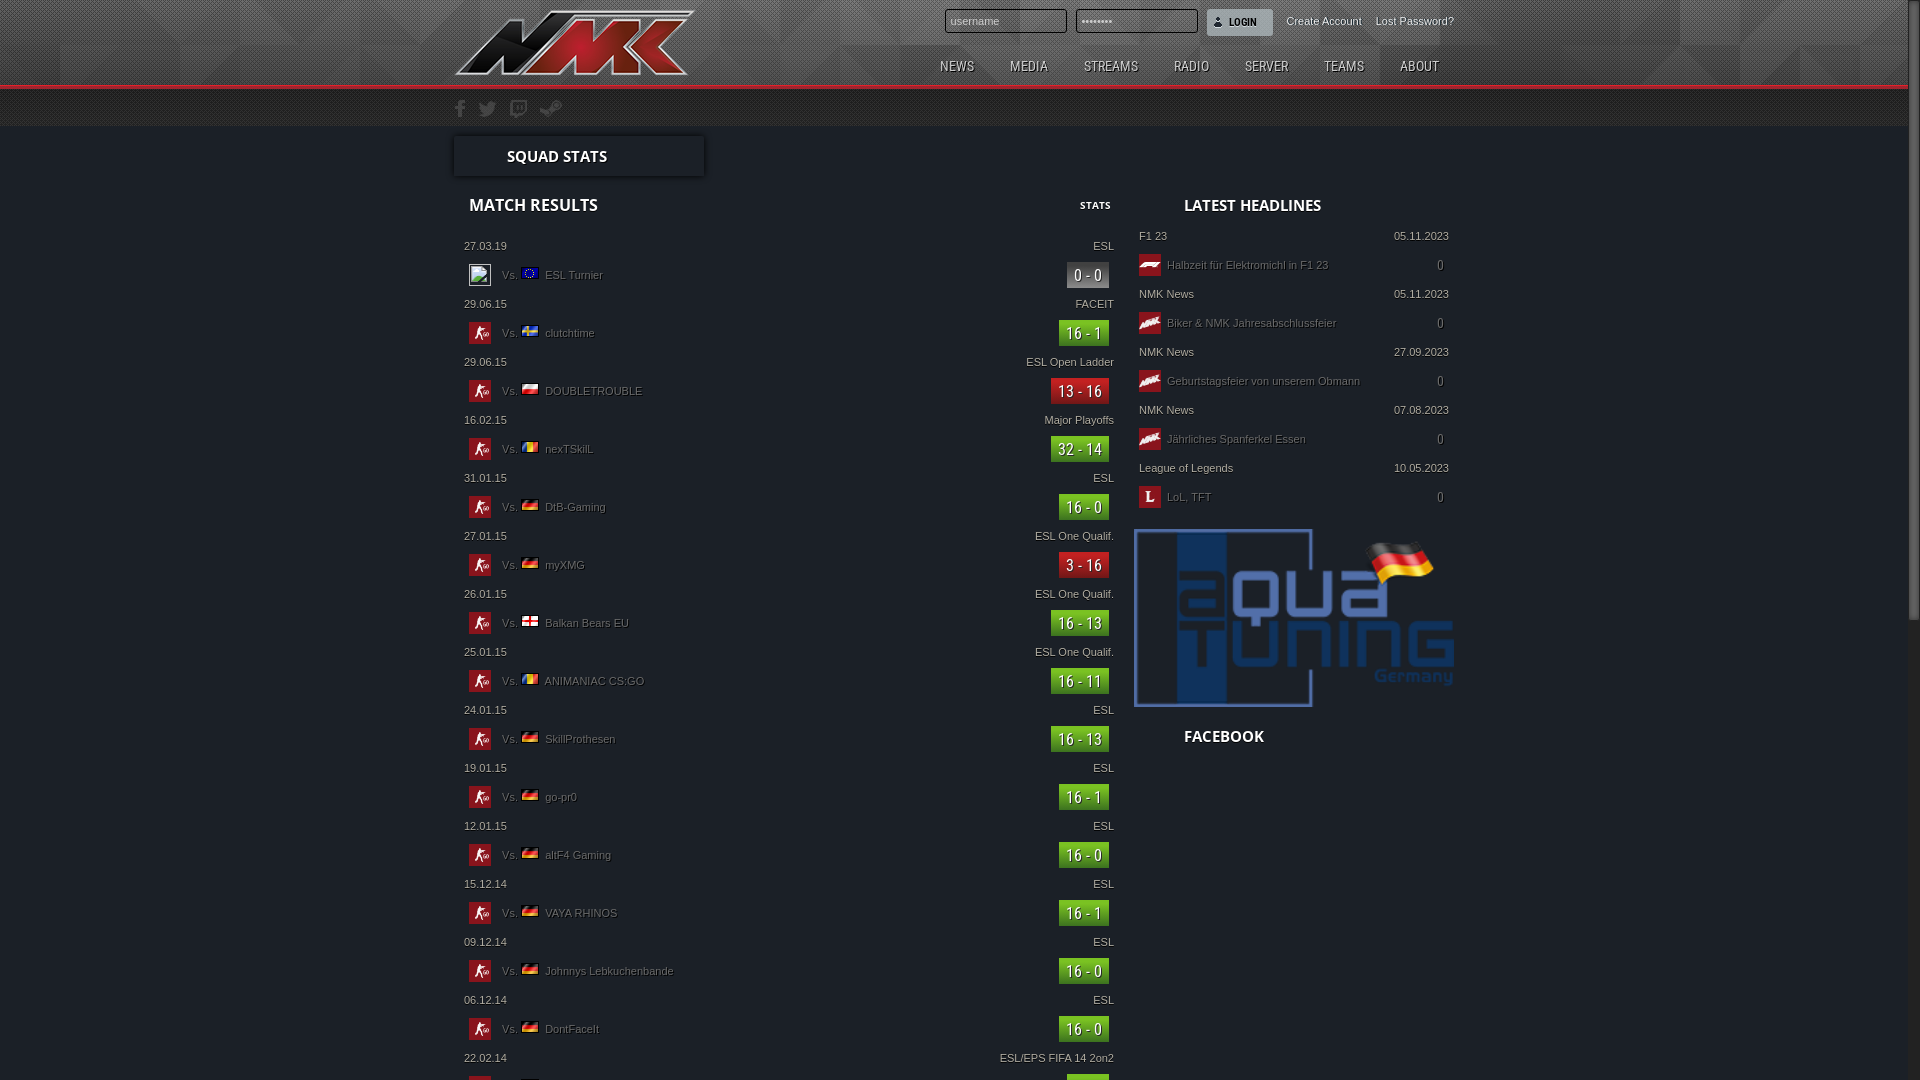 This screenshot has width=1920, height=1080. I want to click on '  Vs.   go-pr0, so click(787, 796).